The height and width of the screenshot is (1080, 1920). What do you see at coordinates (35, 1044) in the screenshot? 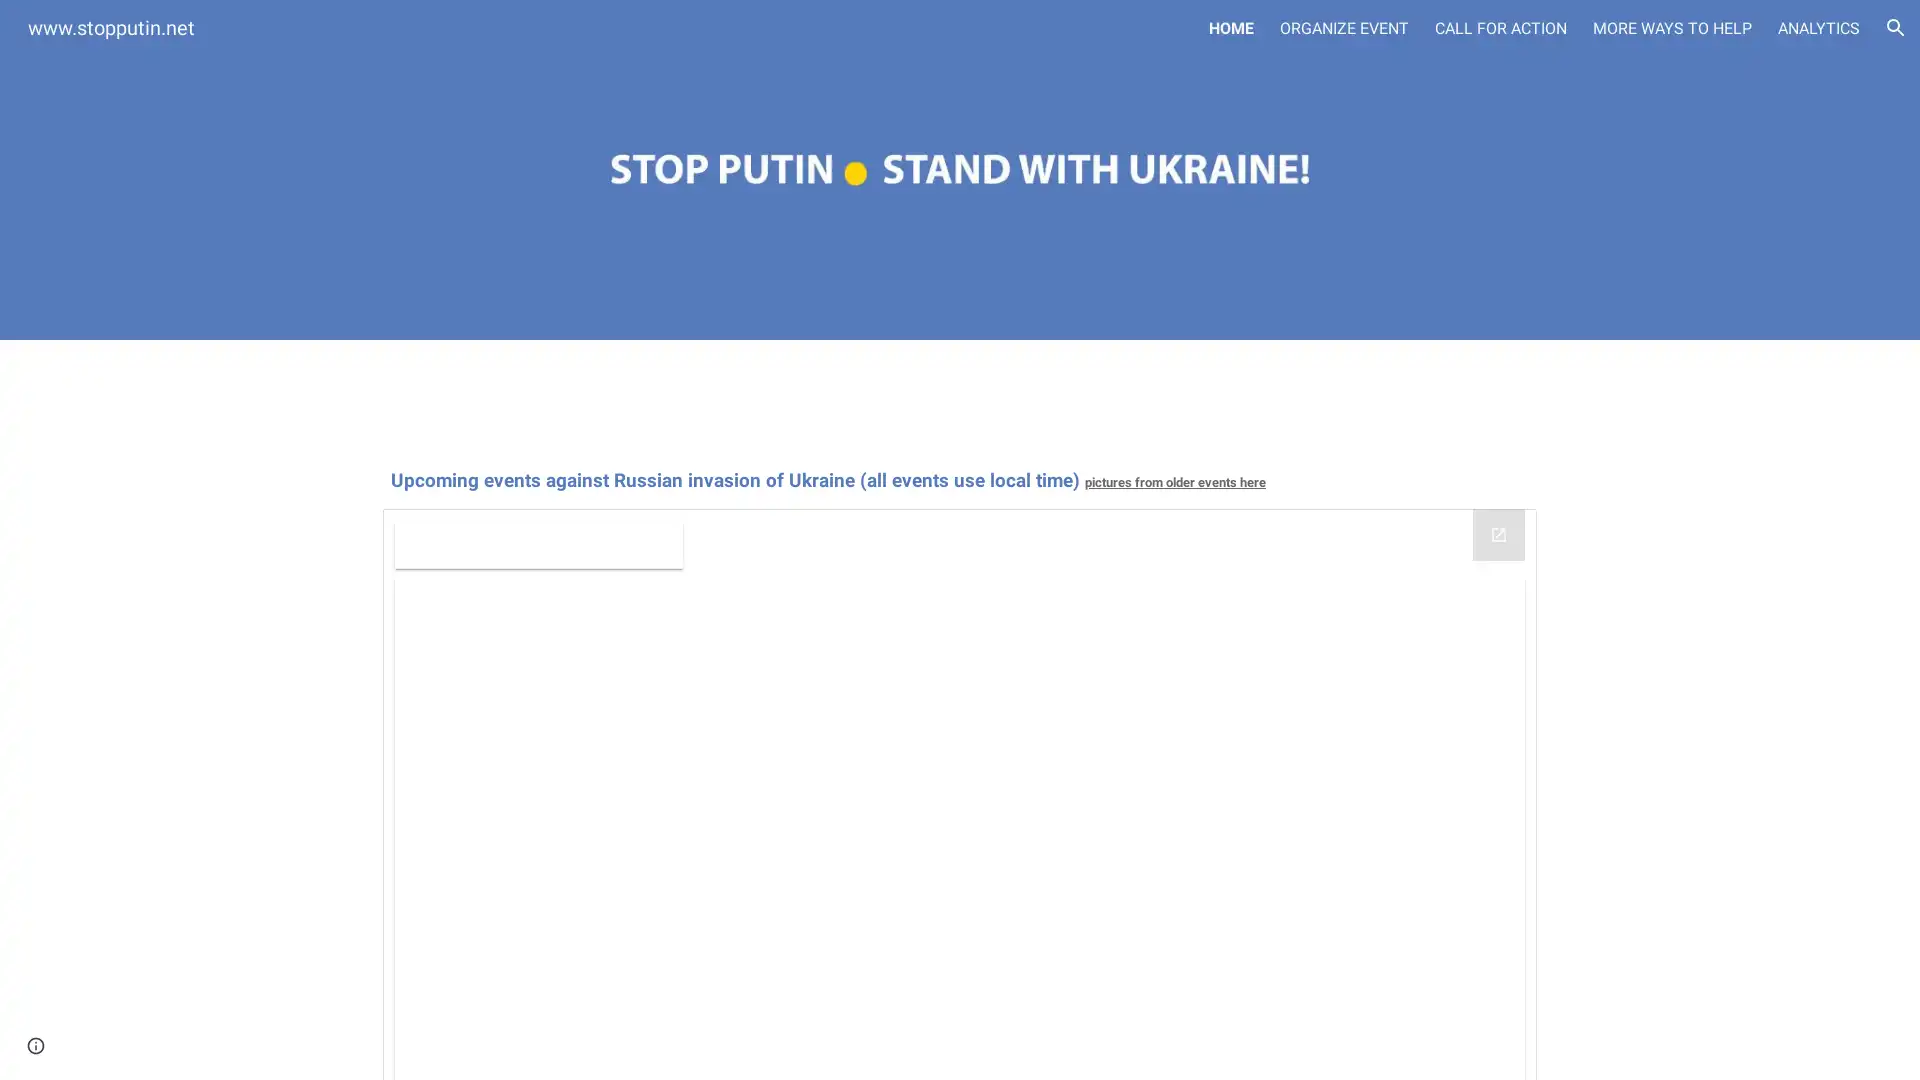
I see `Site actions` at bounding box center [35, 1044].